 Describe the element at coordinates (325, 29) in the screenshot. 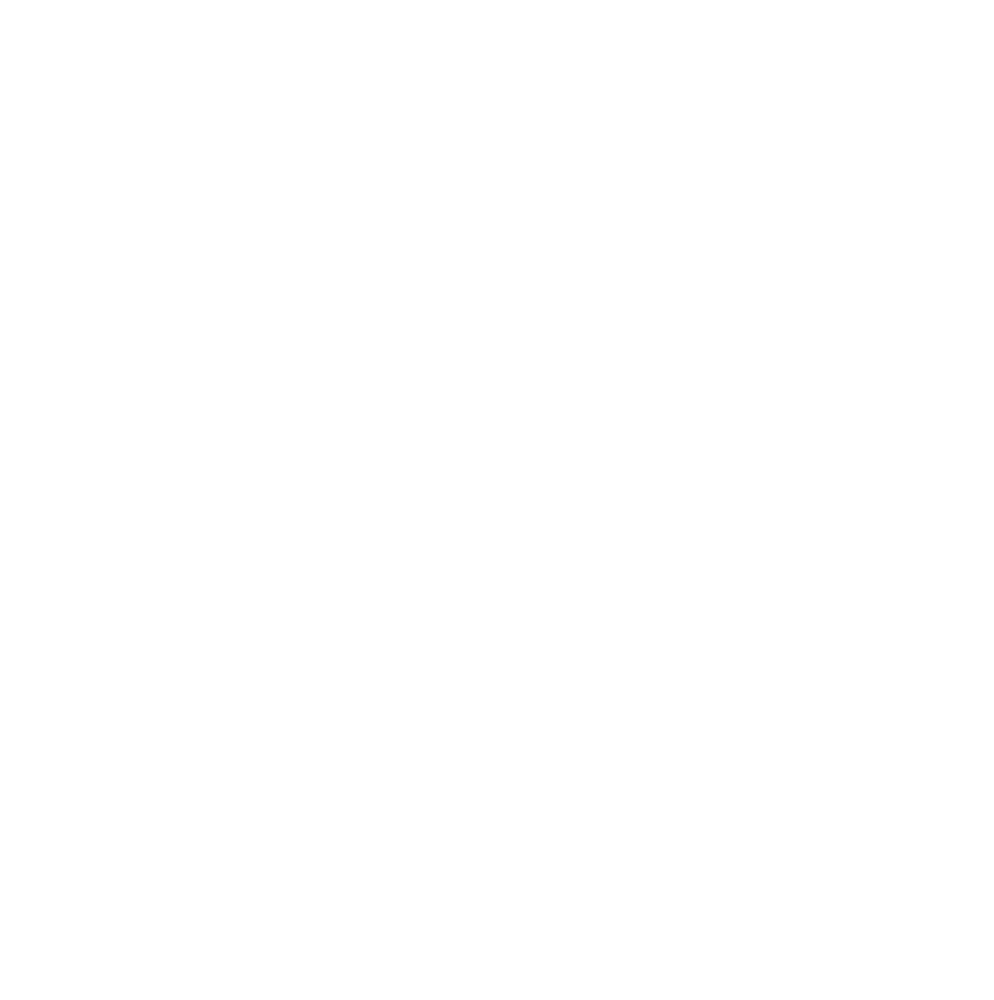

I see `'del sito.'` at that location.